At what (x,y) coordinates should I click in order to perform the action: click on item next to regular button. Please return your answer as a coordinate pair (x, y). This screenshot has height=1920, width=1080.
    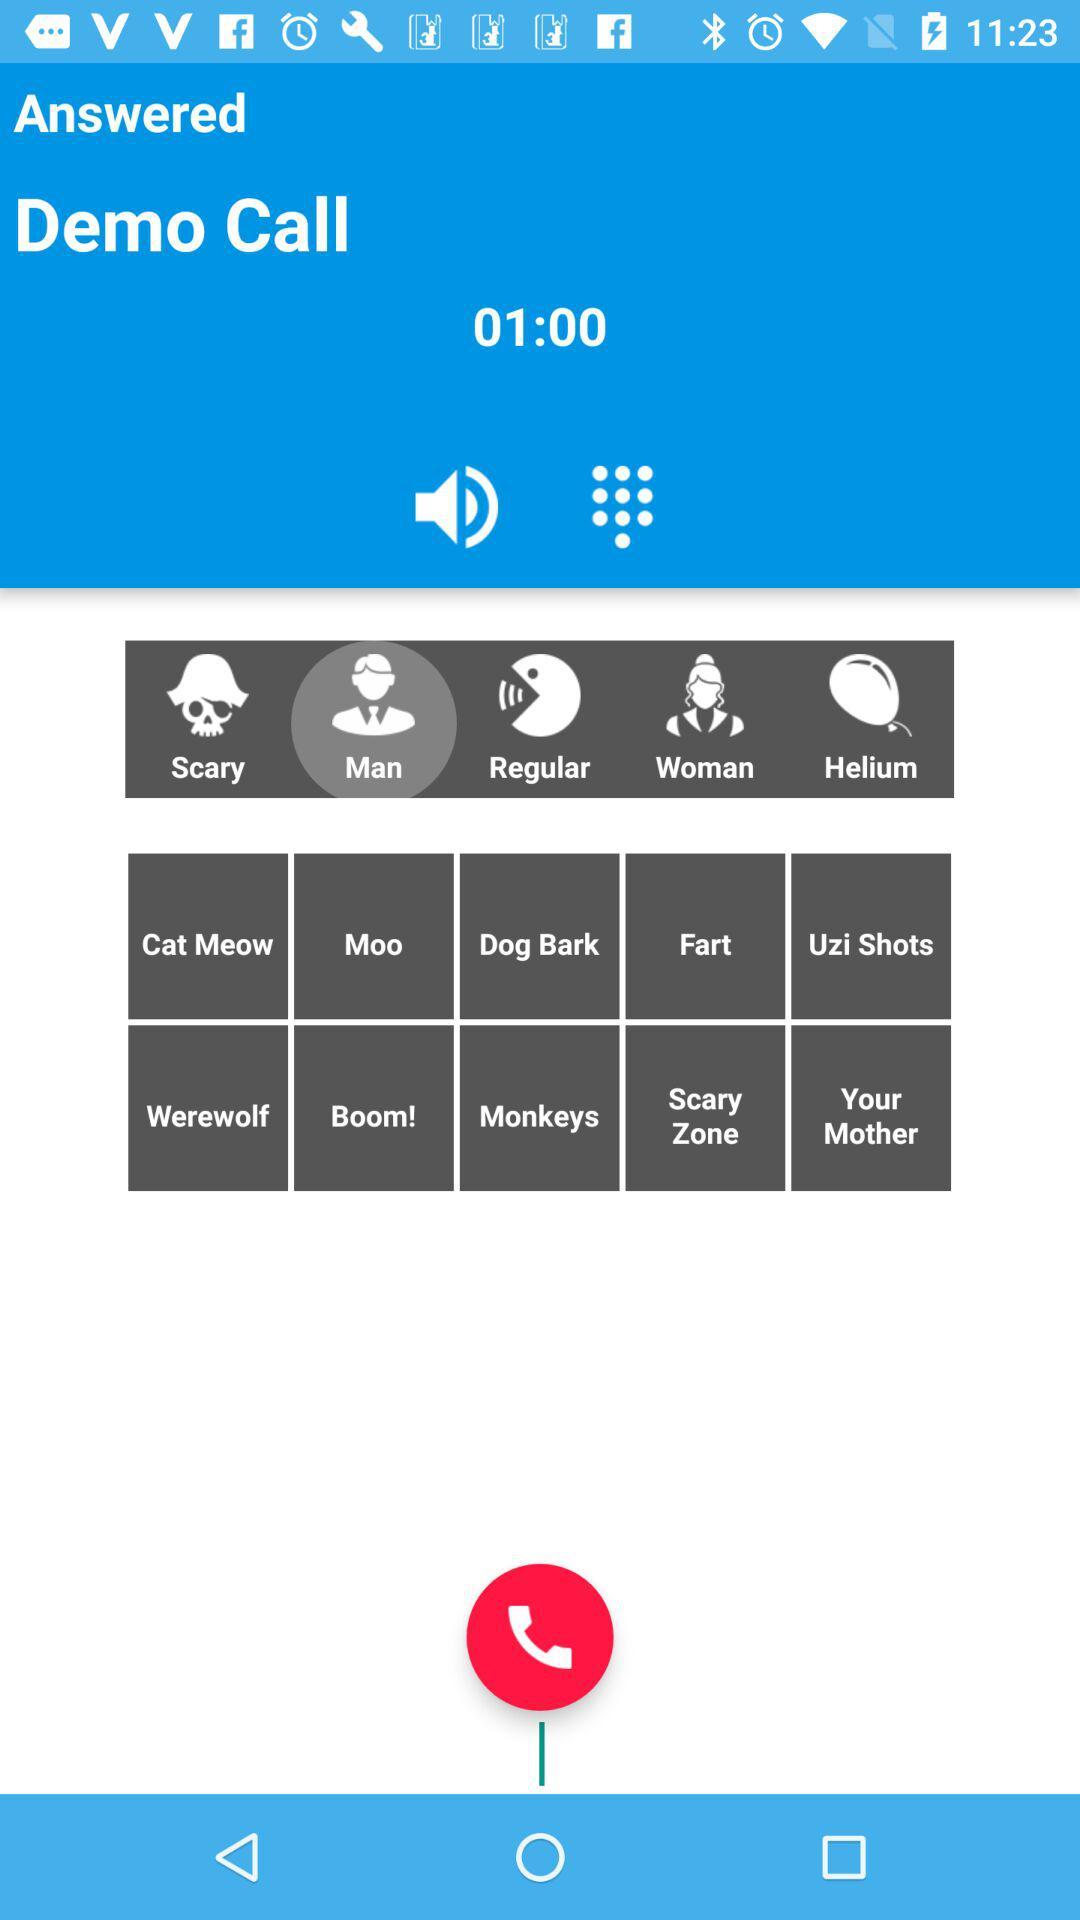
    Looking at the image, I should click on (373, 719).